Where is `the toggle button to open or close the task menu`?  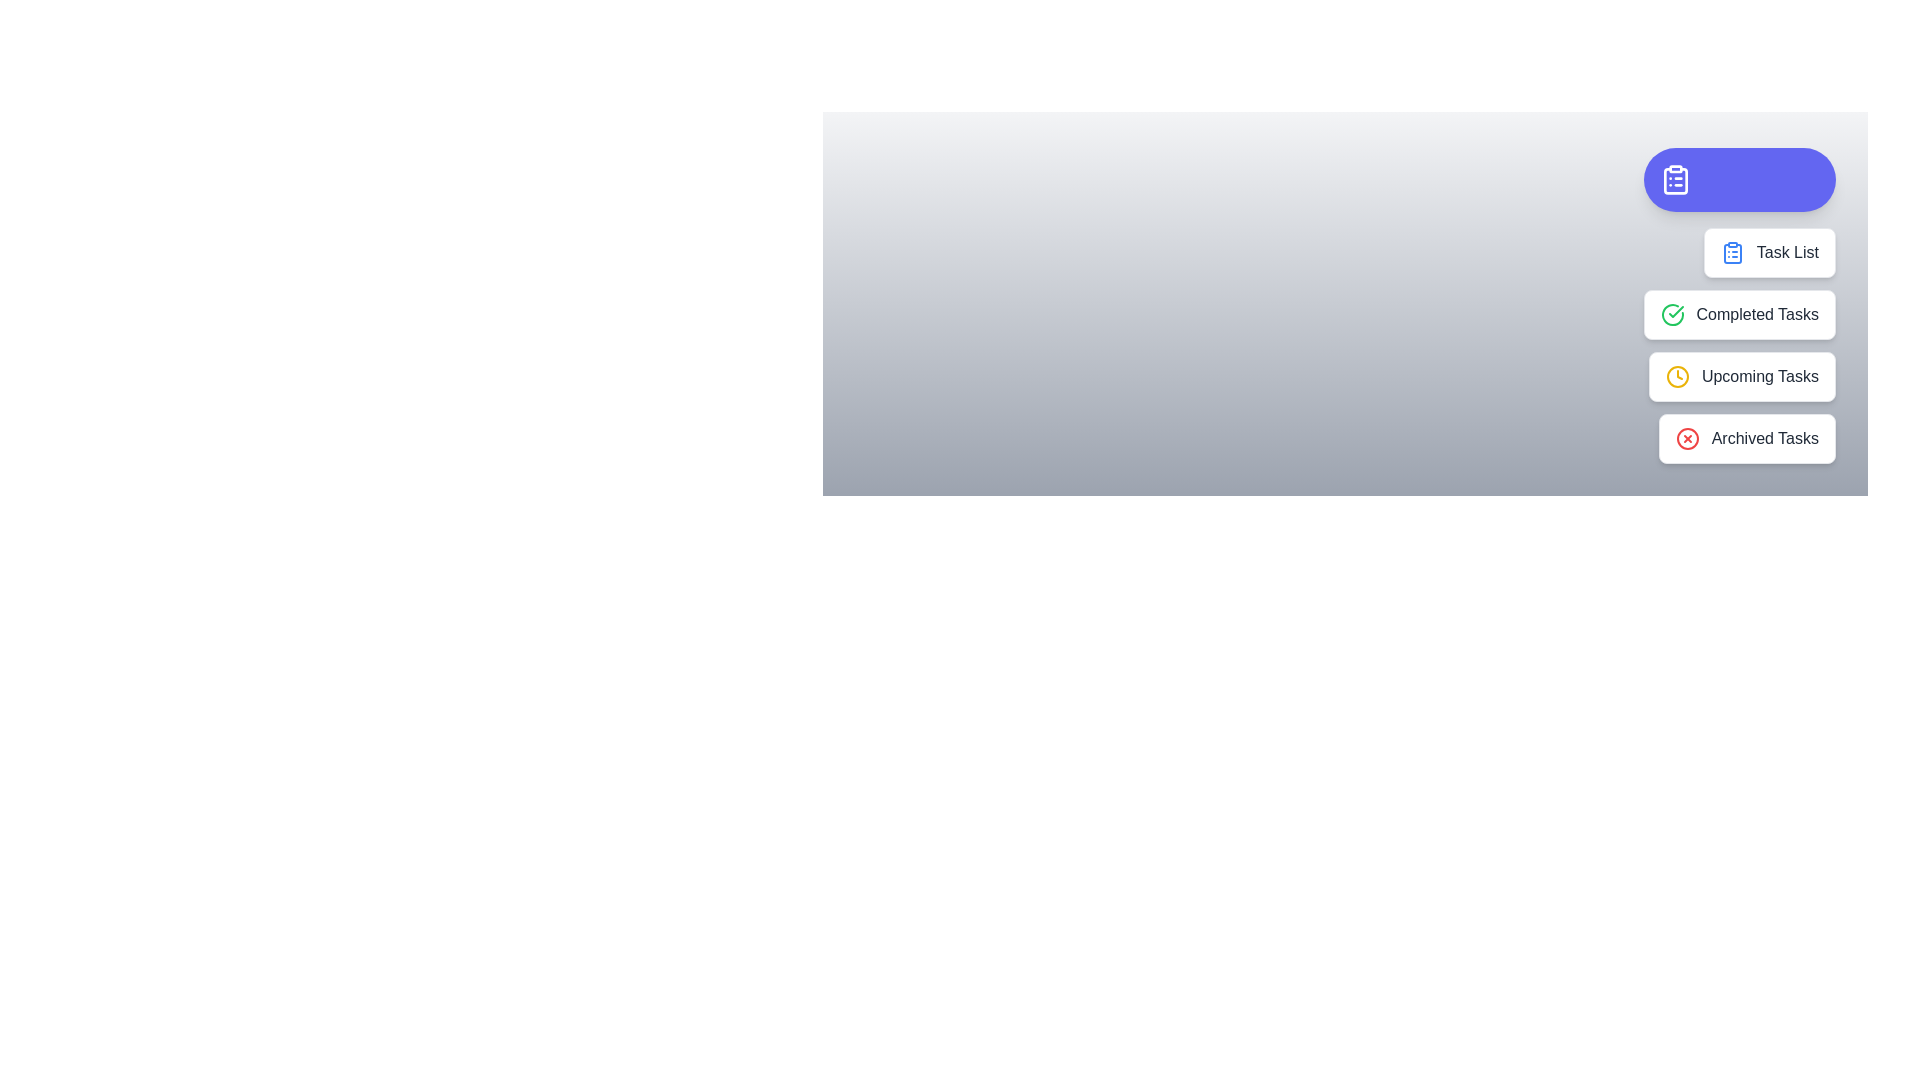 the toggle button to open or close the task menu is located at coordinates (1737, 180).